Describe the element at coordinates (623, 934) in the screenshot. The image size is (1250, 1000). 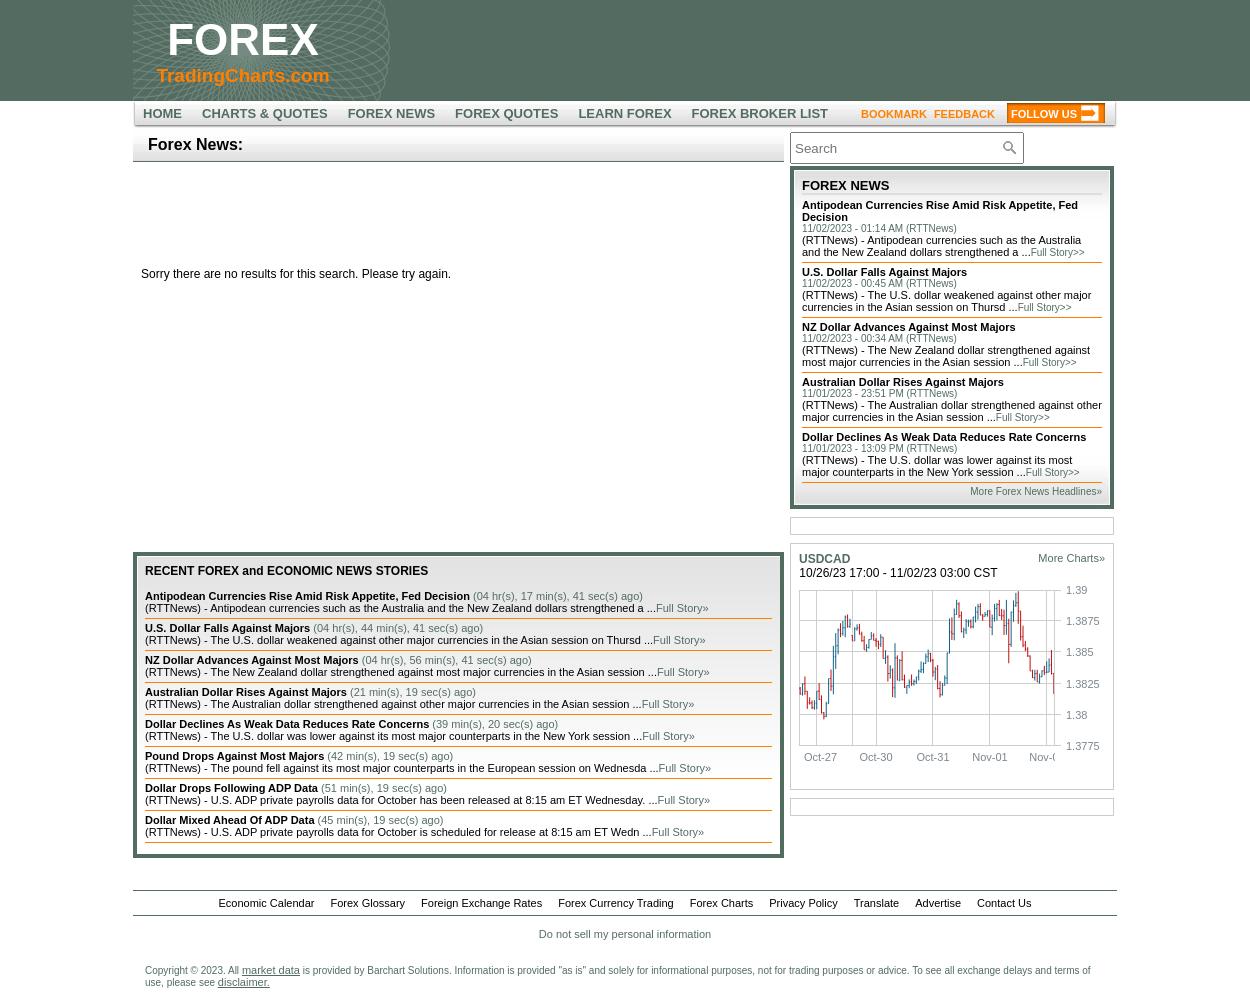
I see `'Do not sell my personal information'` at that location.